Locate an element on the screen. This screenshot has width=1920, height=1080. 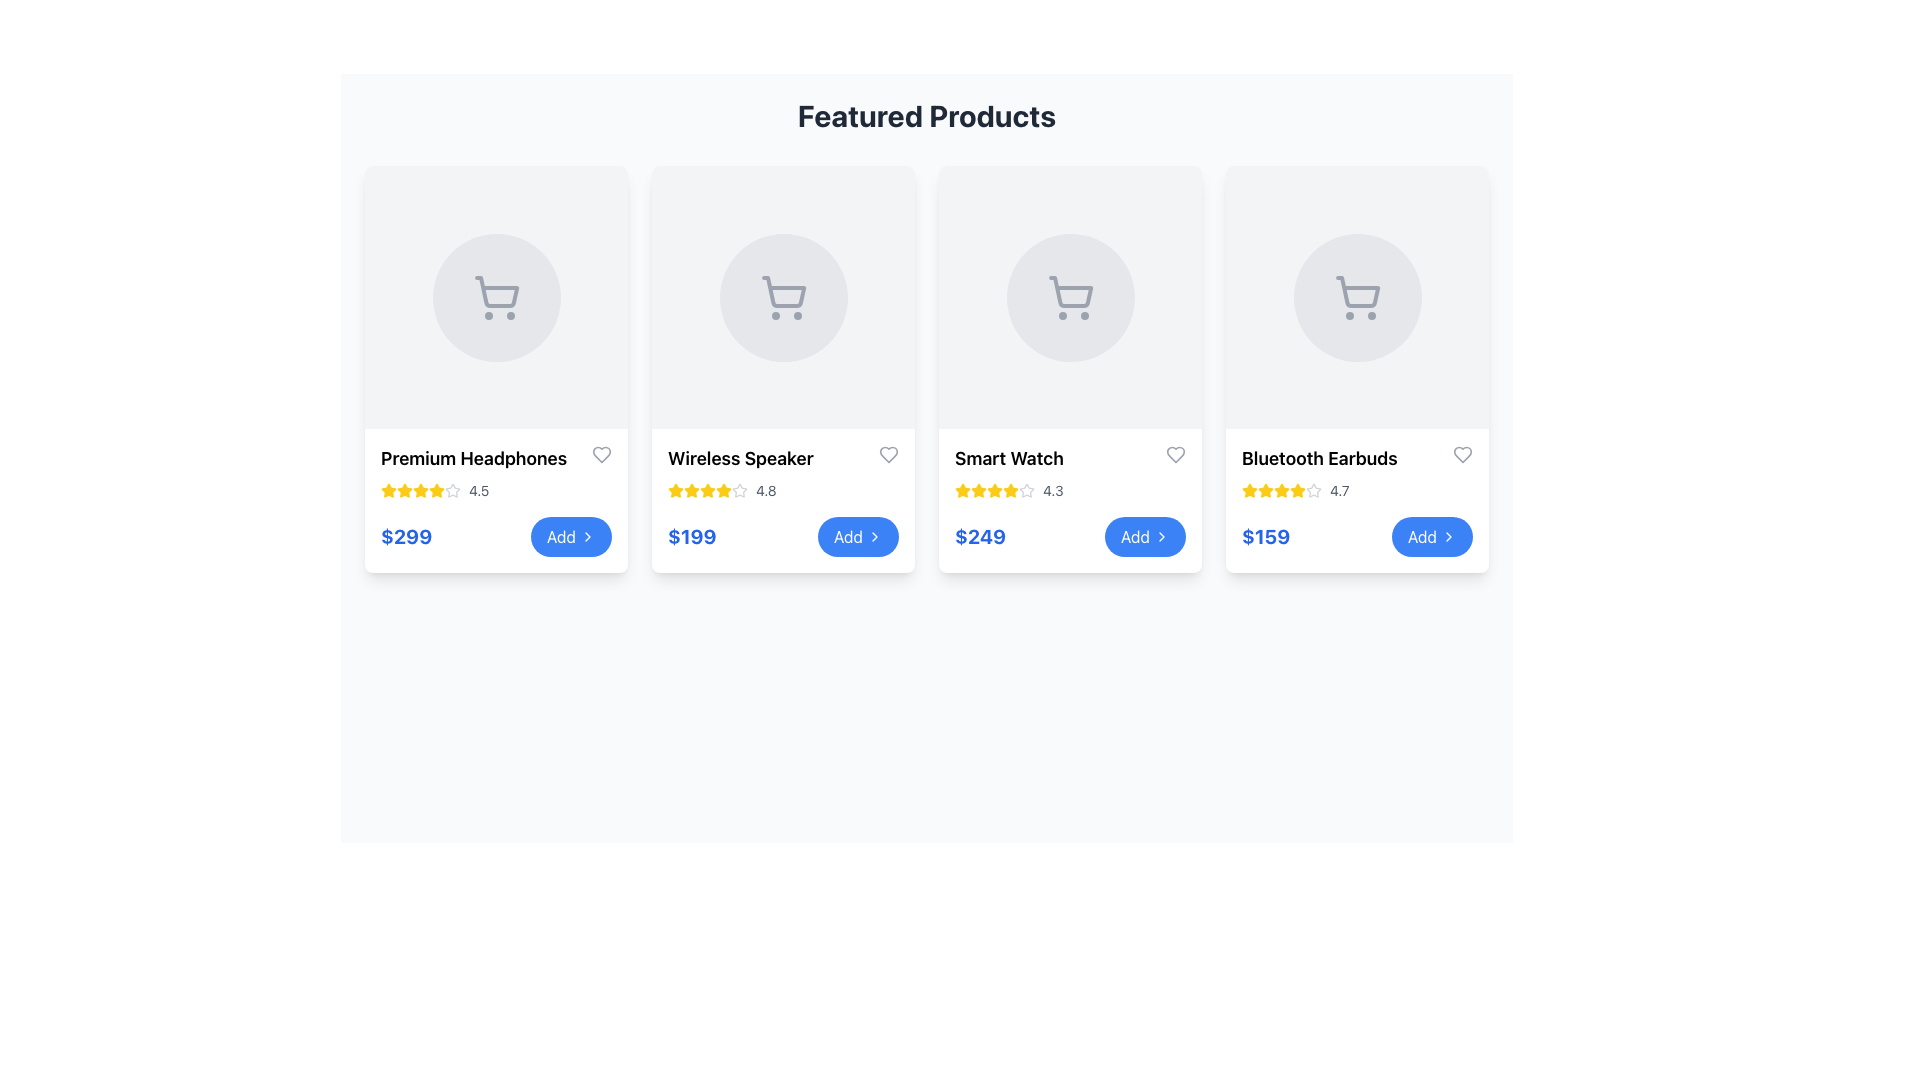
the static text element displaying the price of the 'Wireless Speaker', located in the lower left portion of the product card is located at coordinates (692, 535).